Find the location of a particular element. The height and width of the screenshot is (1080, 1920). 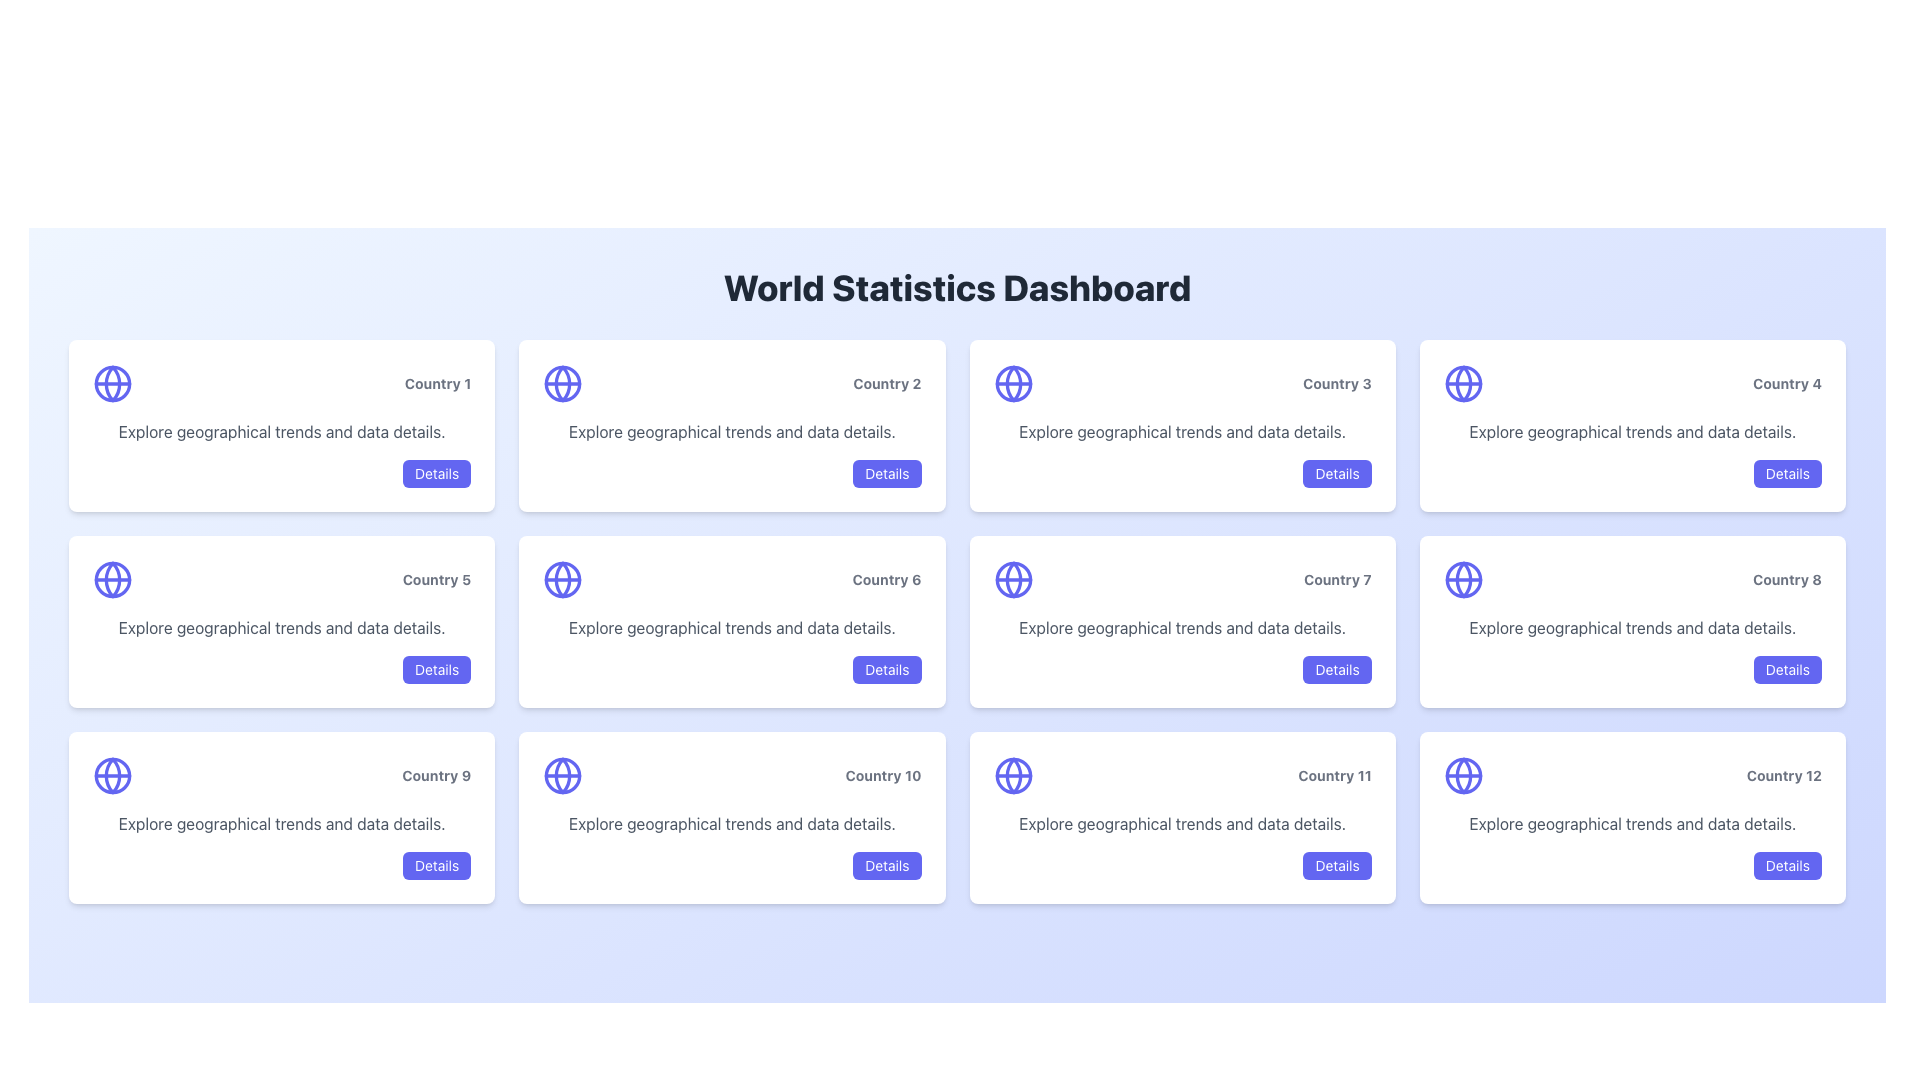

the button located at the bottom-right corner of the card for 'Country 8' is located at coordinates (1787, 670).